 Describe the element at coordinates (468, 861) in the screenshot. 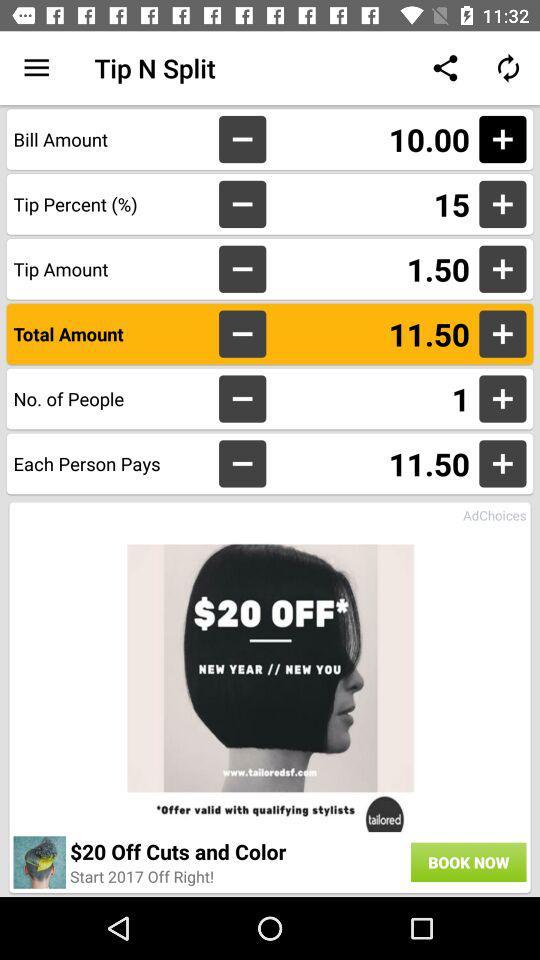

I see `the book now` at that location.